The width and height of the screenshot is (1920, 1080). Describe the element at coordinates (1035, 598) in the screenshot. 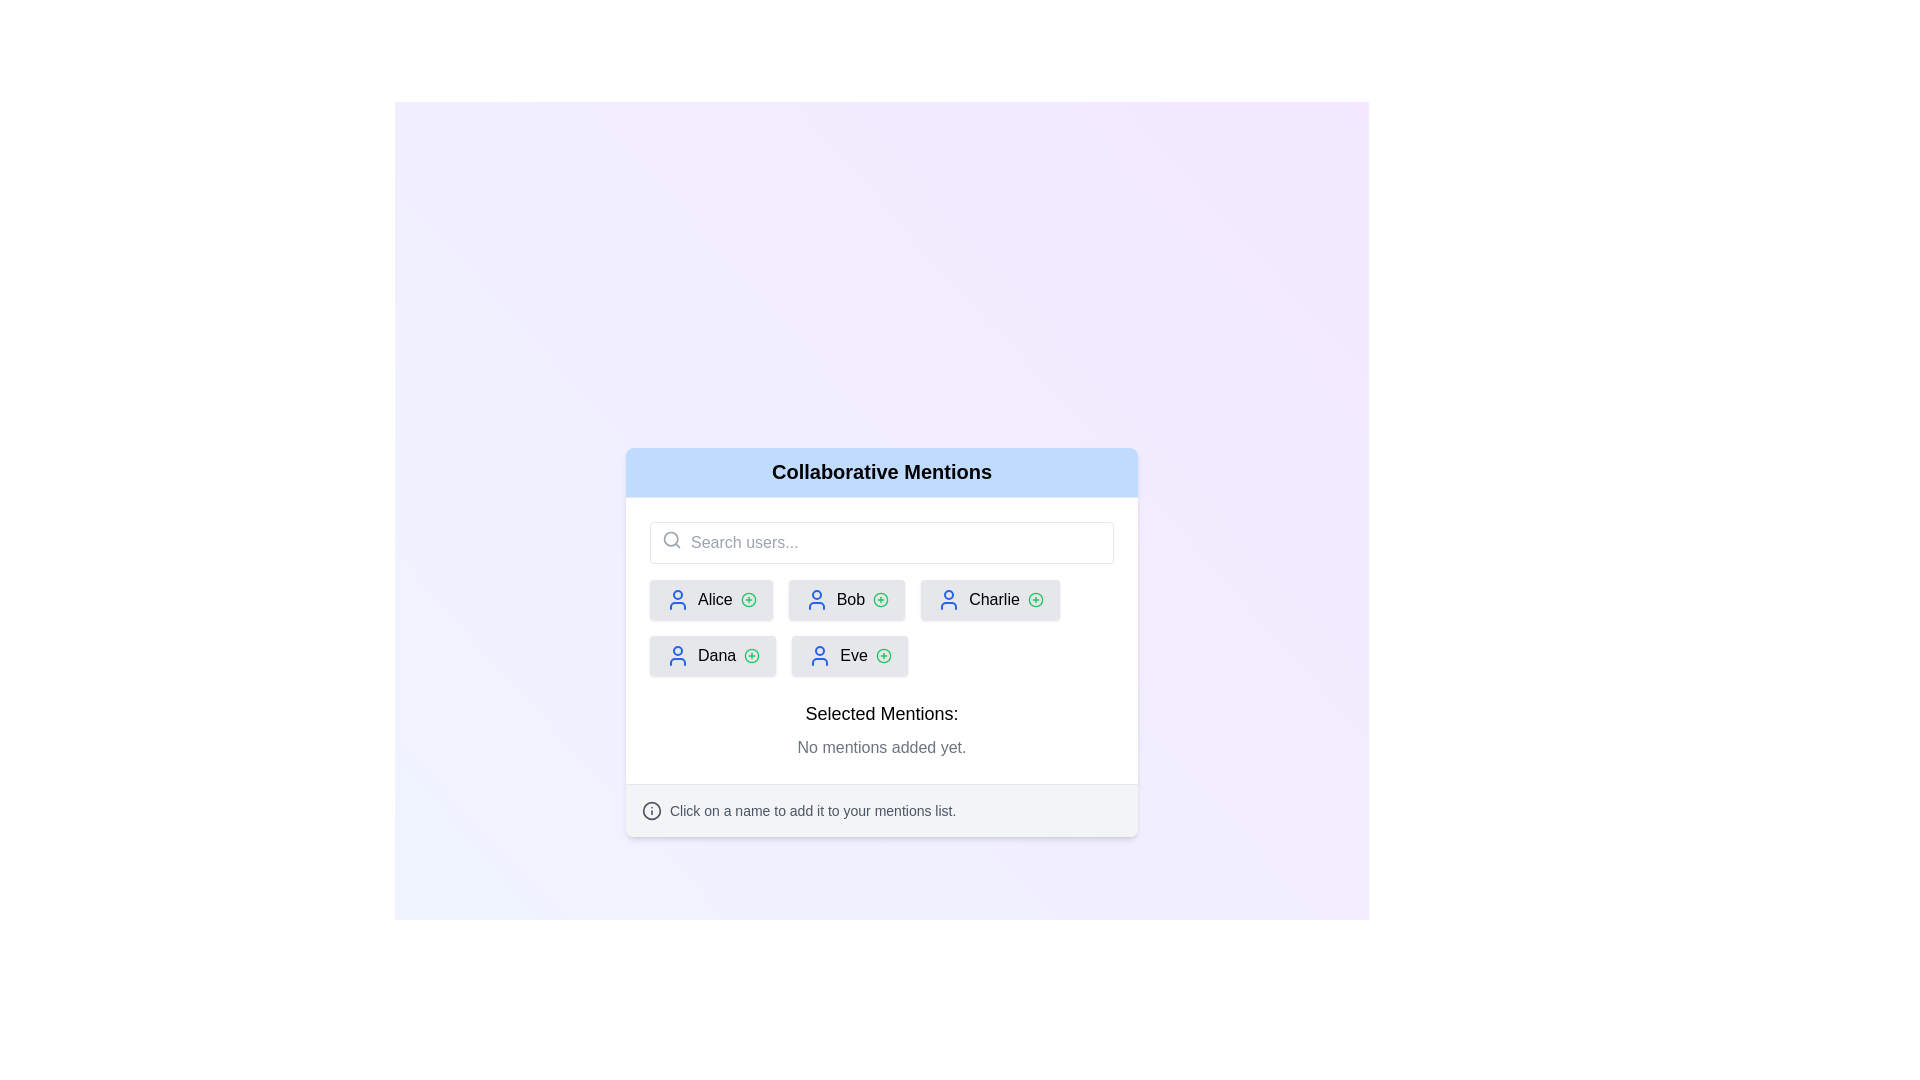

I see `the button located to the right of the profile icon labeled 'Charlie' in the horizontal selection panel` at that location.